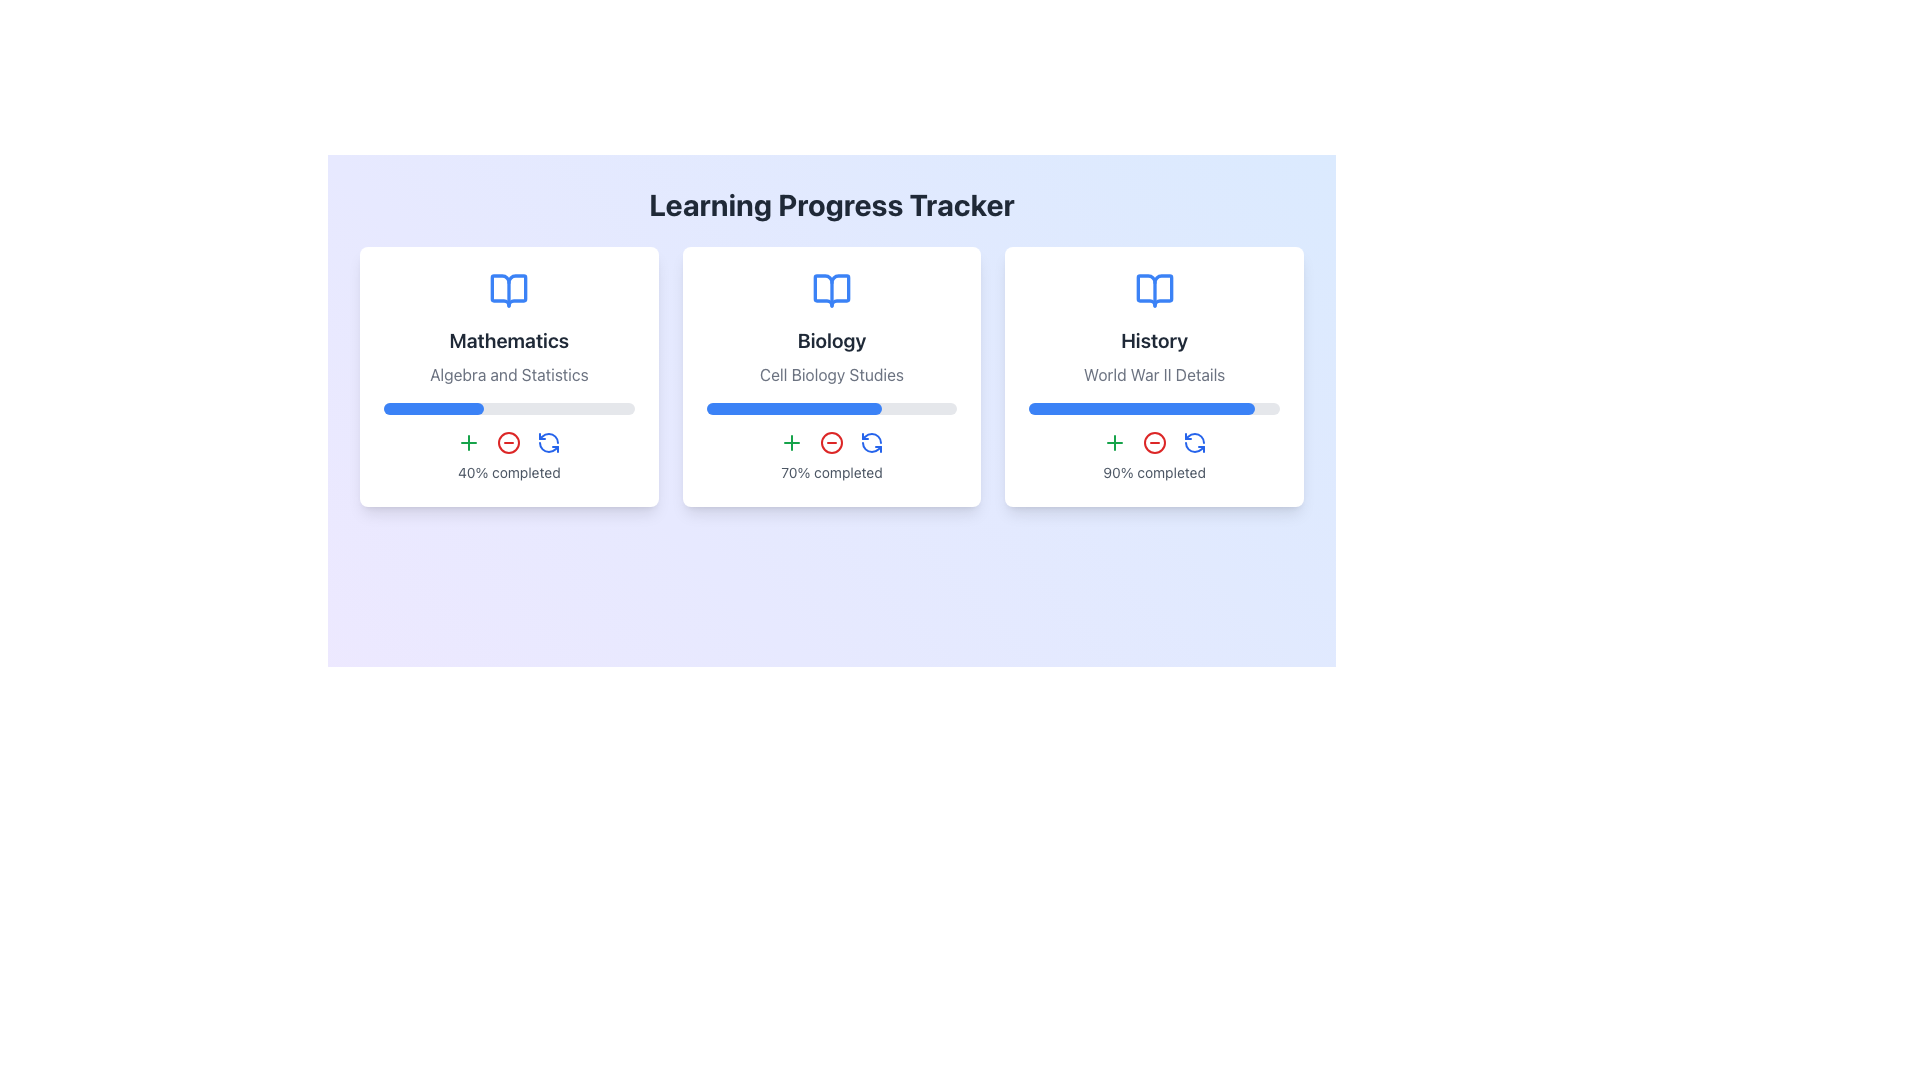  I want to click on the green outline plus icon button, which is the first in a row of three icons located under the progress bar and aligned with the 'Mathematics' card, so click(1113, 442).